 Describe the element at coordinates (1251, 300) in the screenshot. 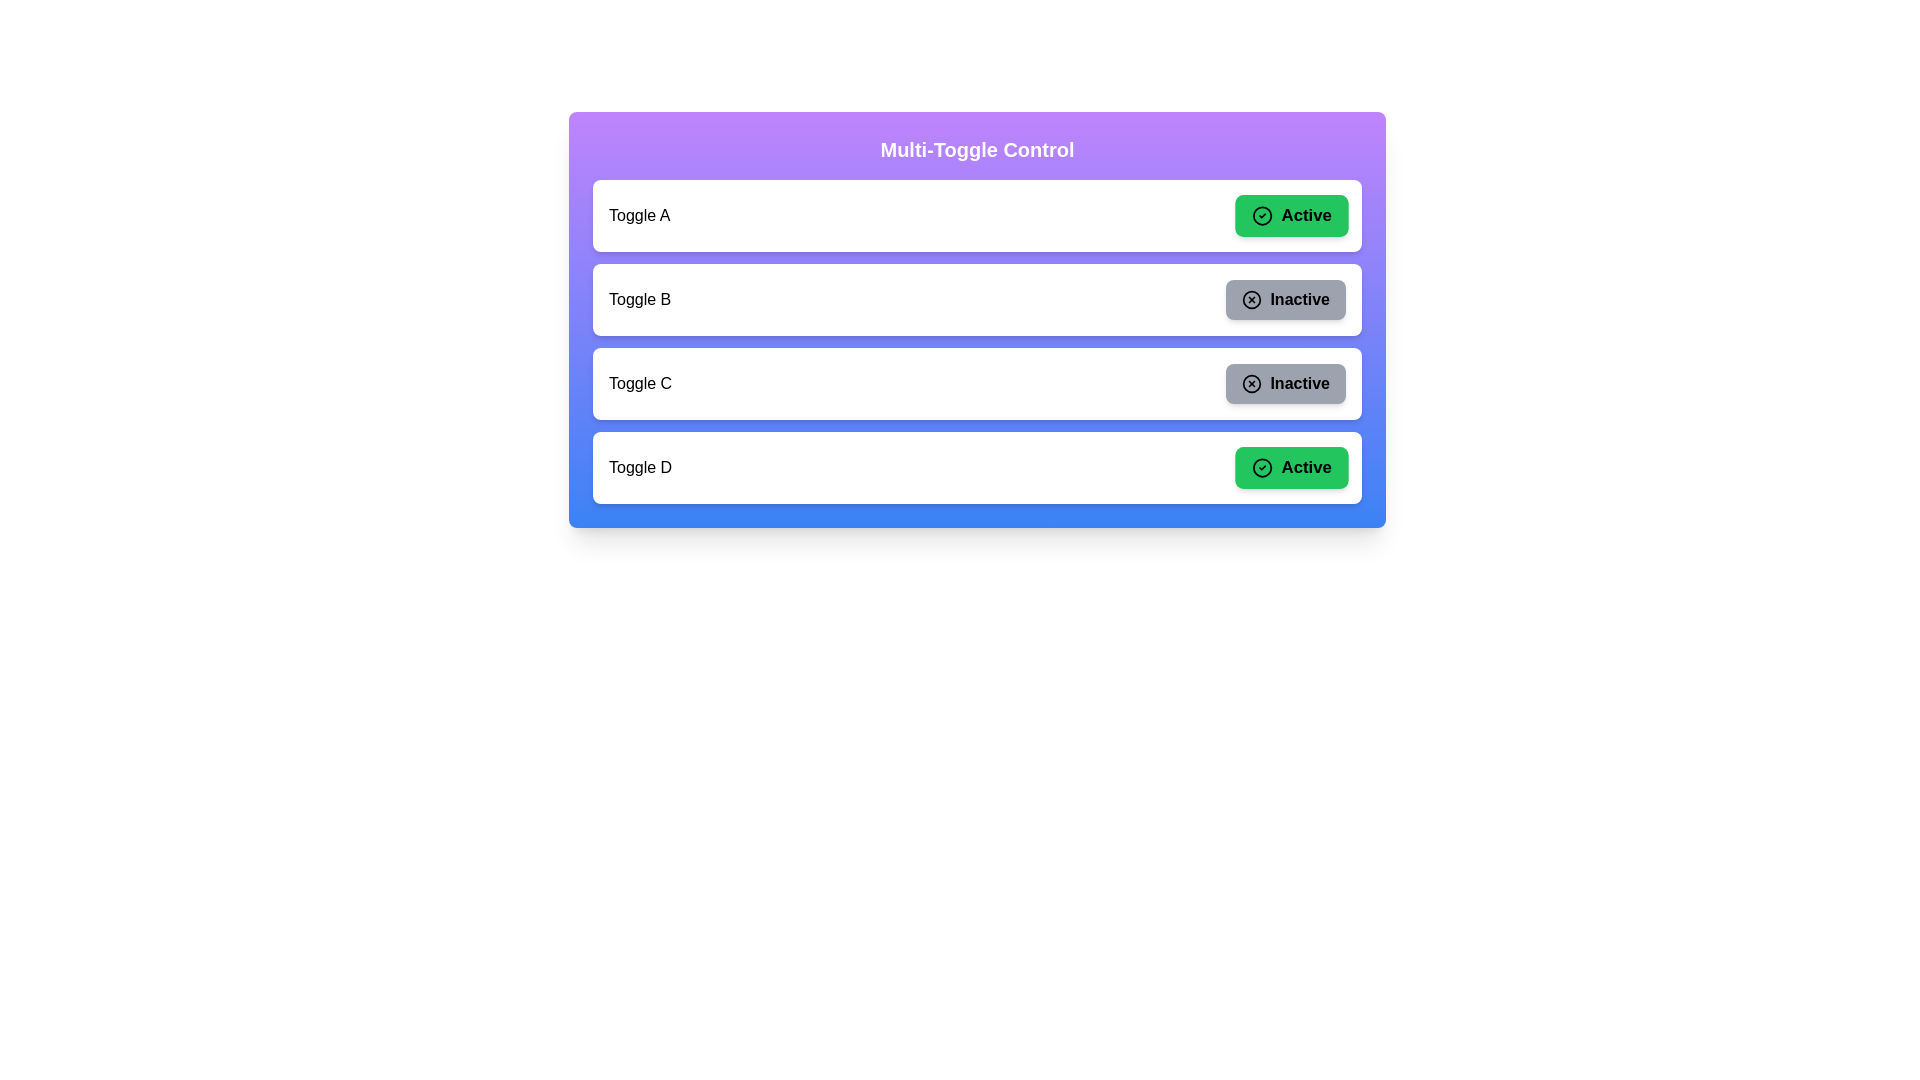

I see `the 'inactive' status icon located inside the toggle button labeled 'Inactive', which is the second button in a vertical set of toggle buttons` at that location.